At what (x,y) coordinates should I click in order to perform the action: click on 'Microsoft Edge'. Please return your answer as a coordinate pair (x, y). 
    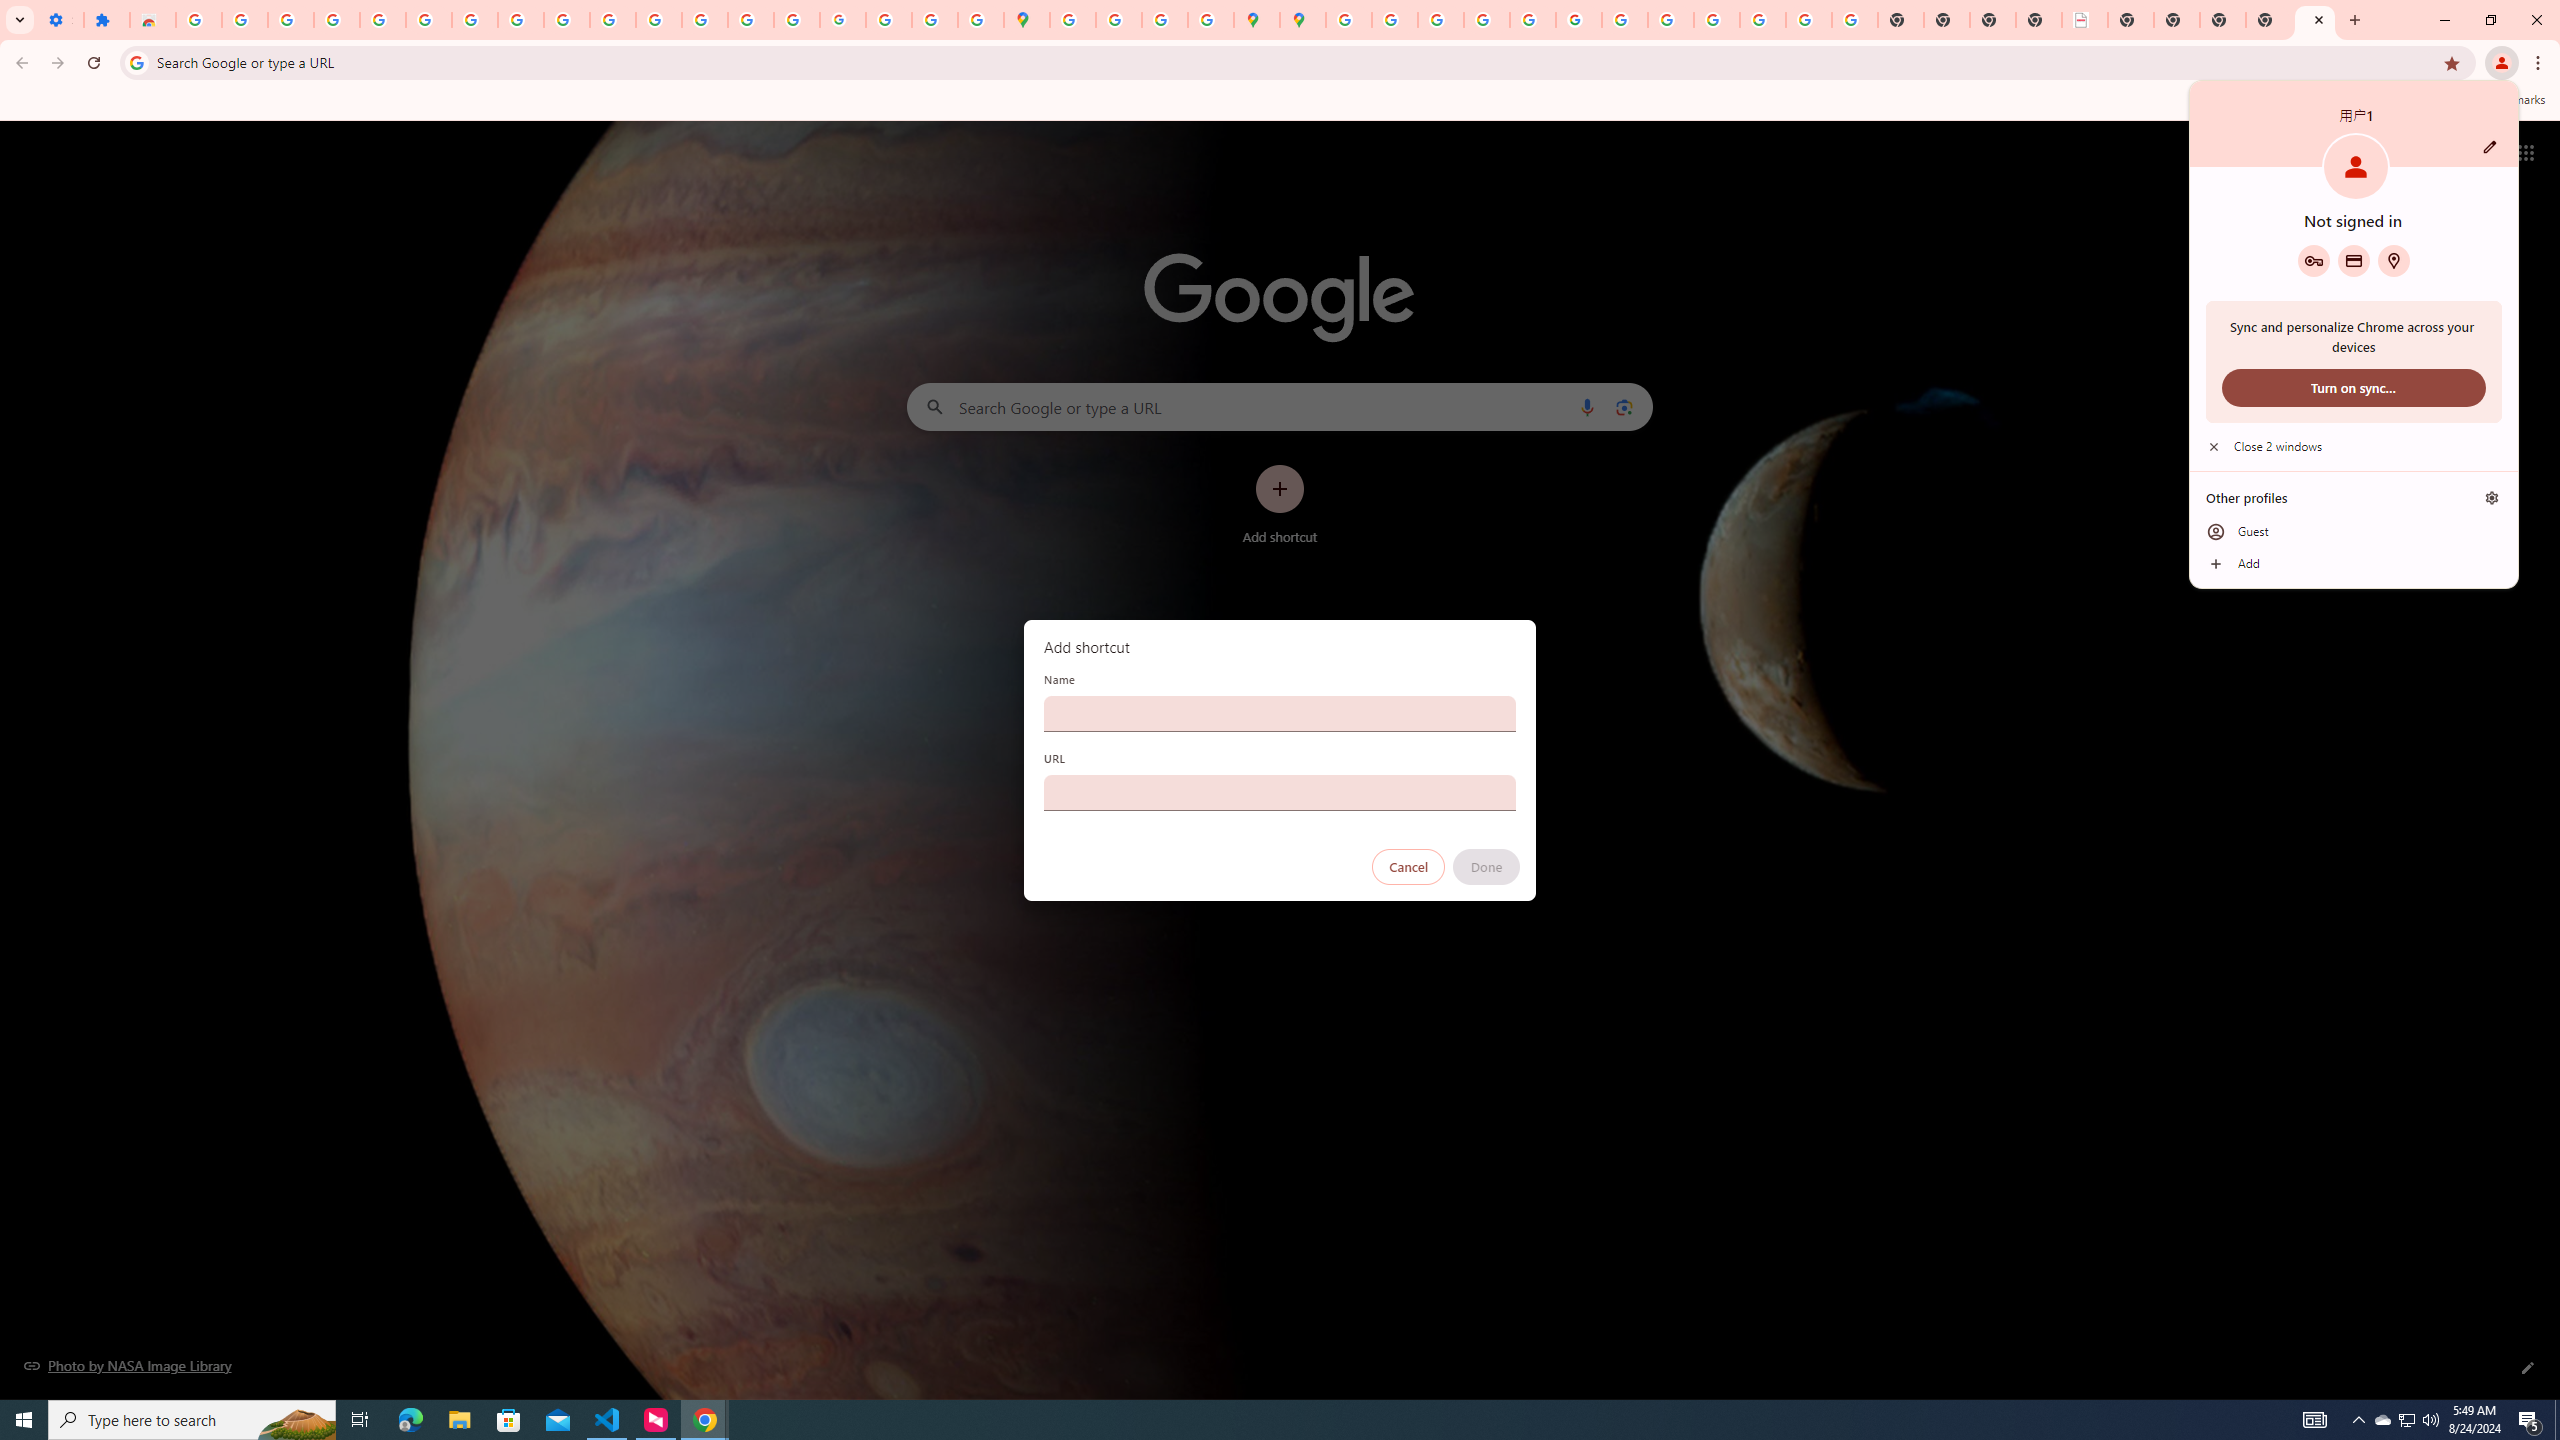
    Looking at the image, I should click on (409, 1418).